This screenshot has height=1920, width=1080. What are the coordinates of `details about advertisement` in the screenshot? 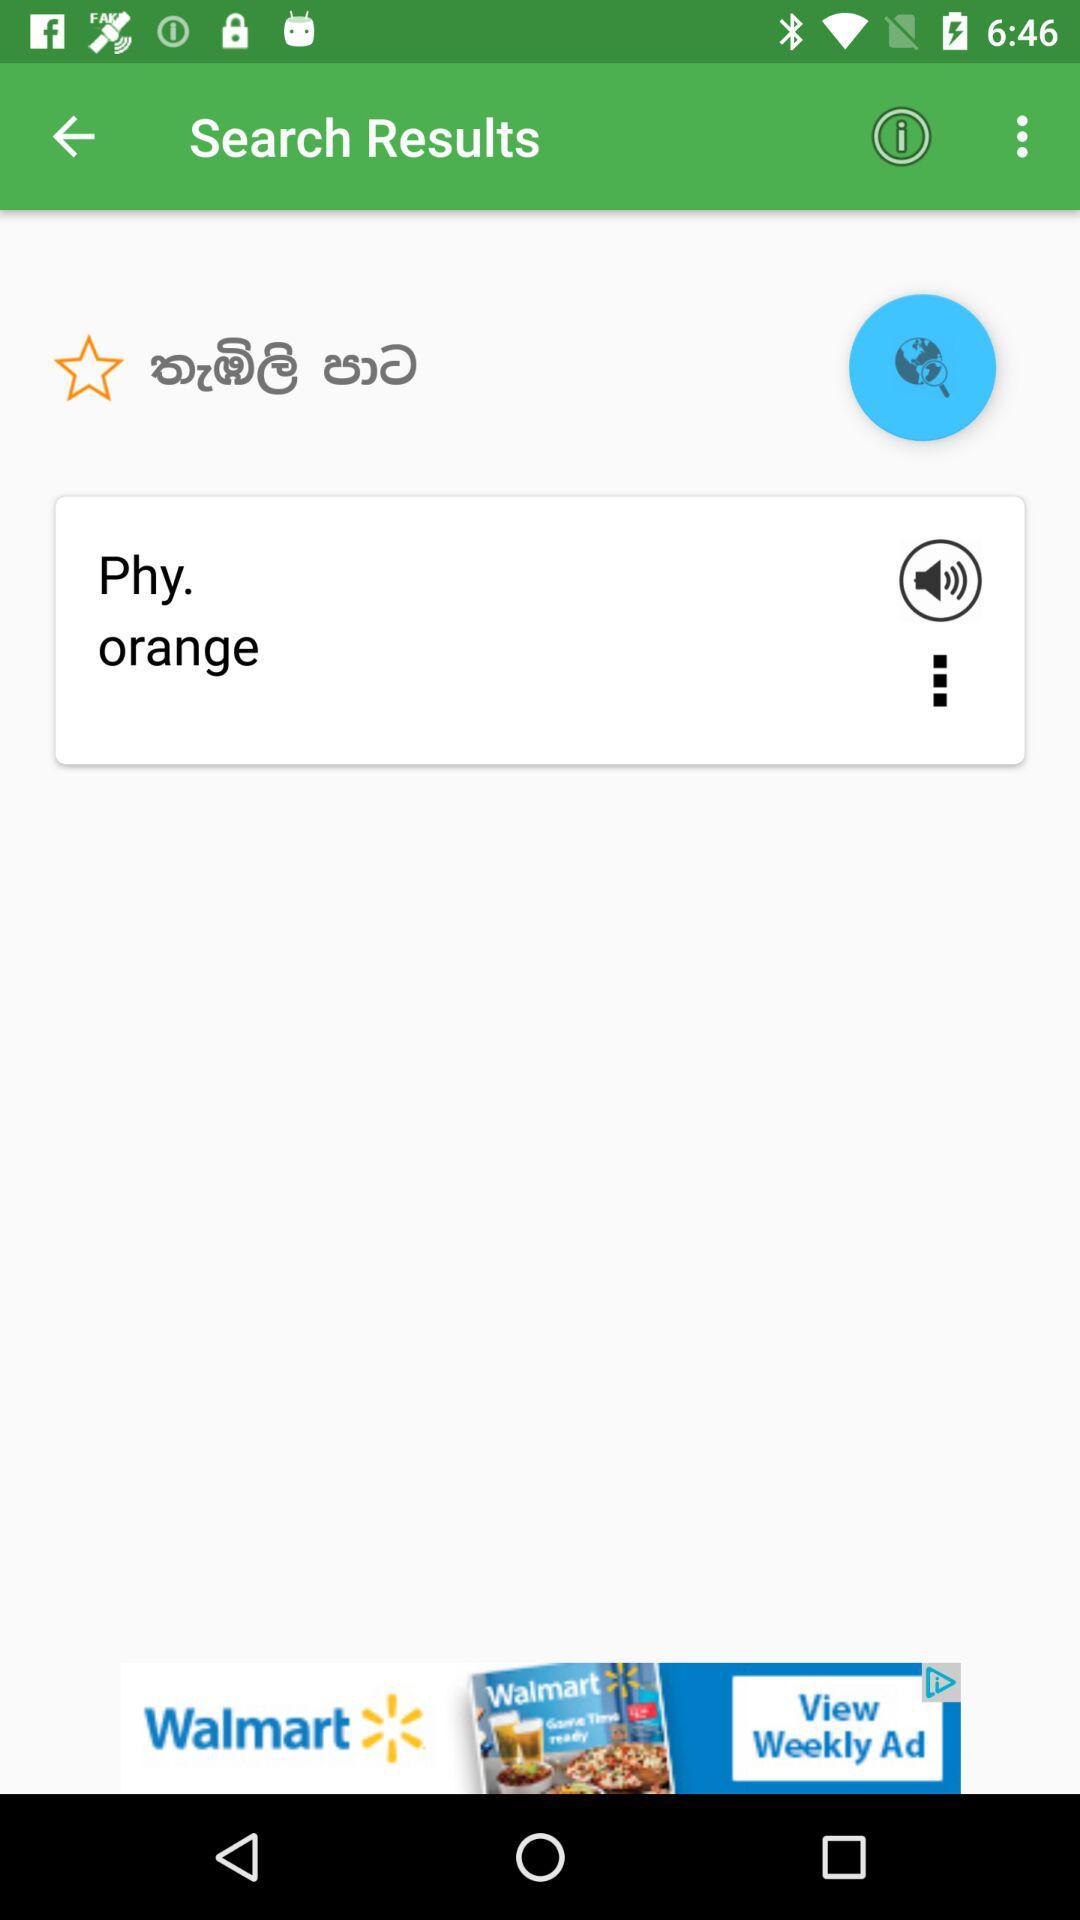 It's located at (540, 1727).